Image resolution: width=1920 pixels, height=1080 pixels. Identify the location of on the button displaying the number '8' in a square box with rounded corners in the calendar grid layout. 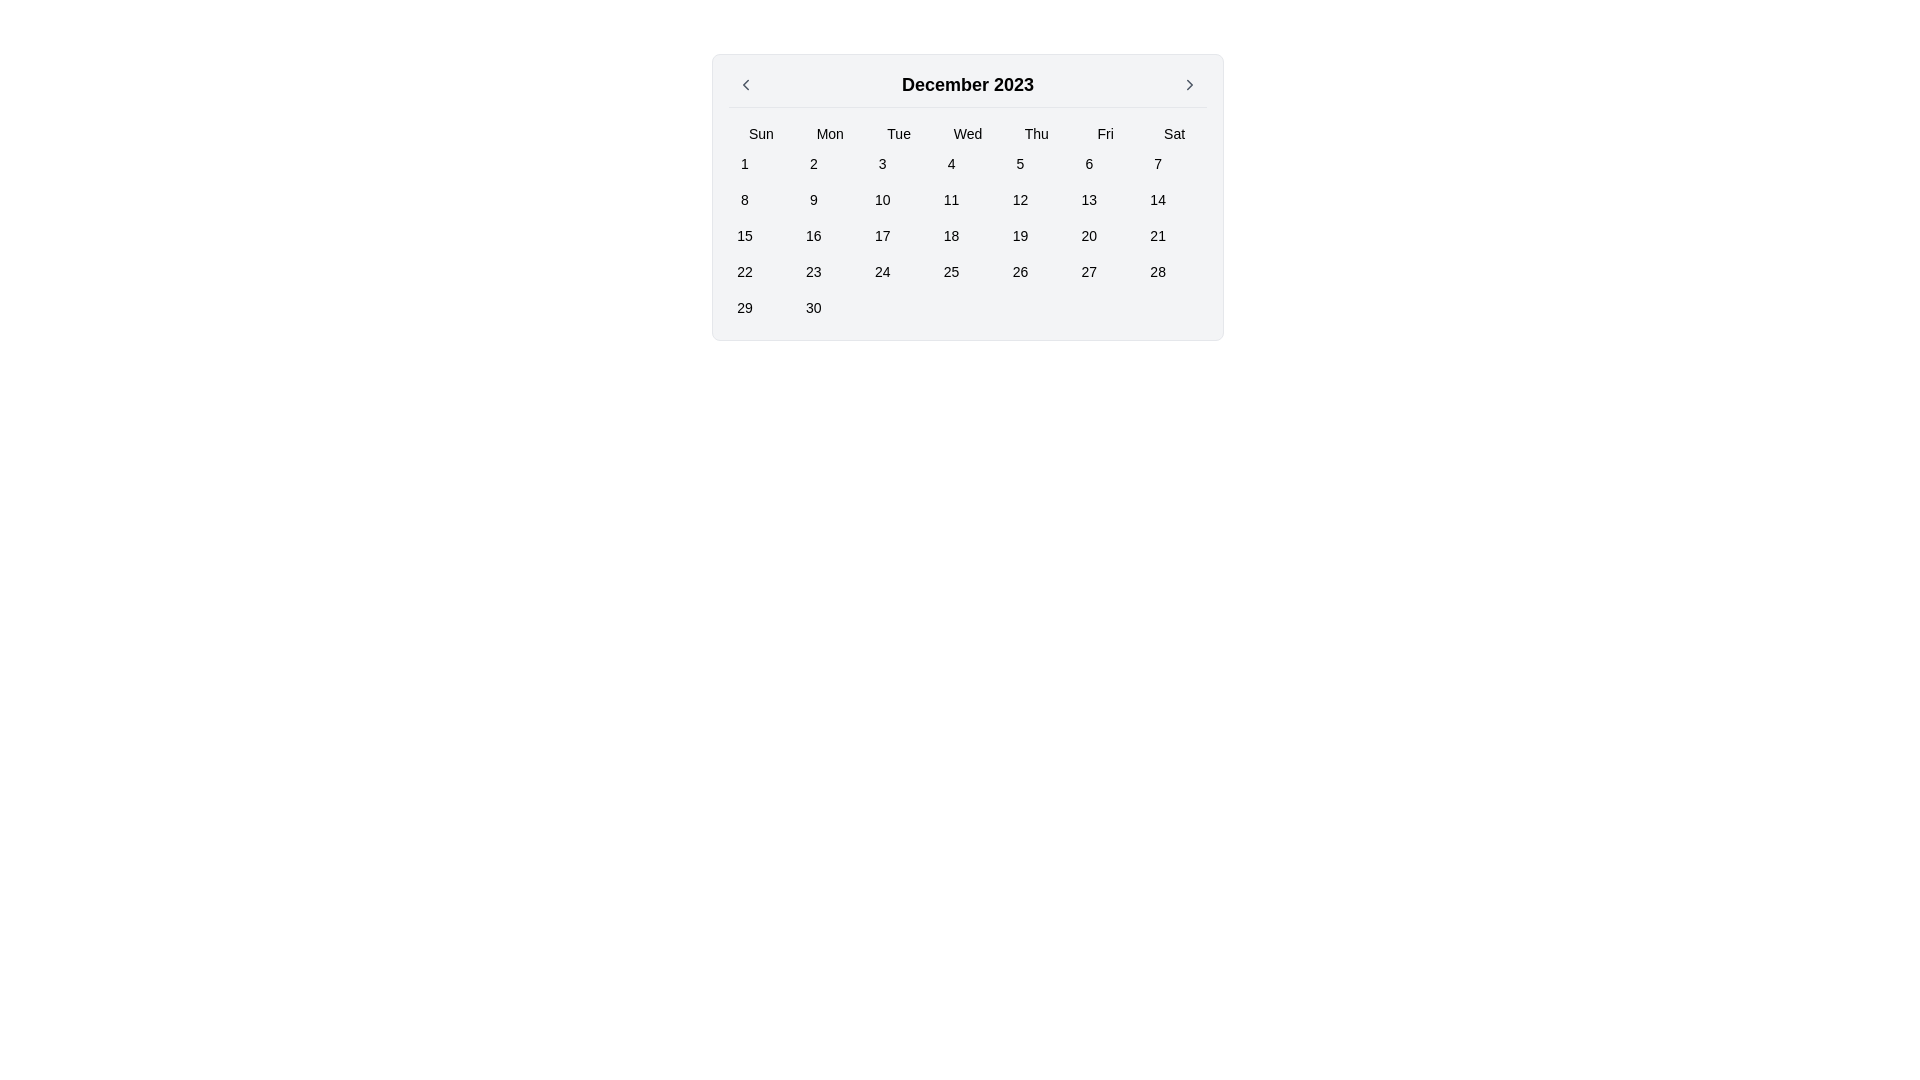
(743, 200).